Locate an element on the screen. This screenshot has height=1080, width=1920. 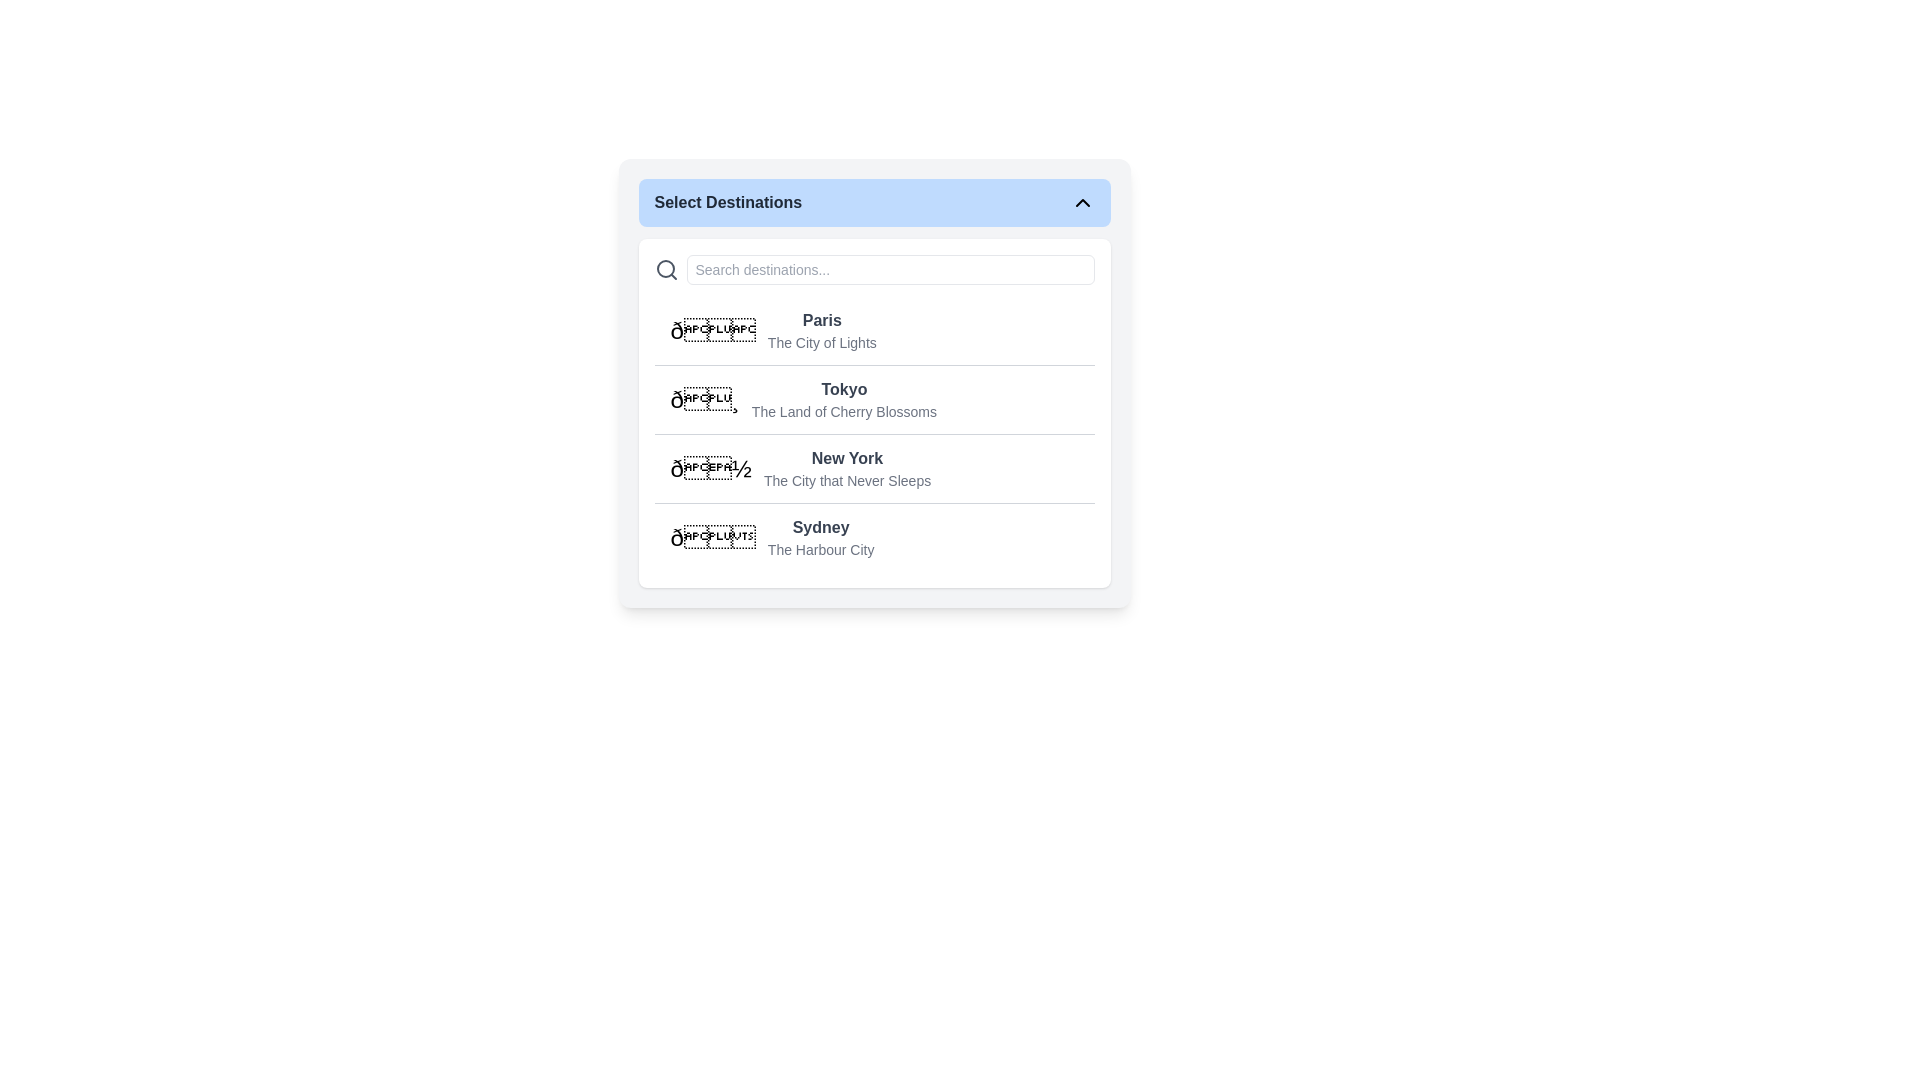
the list item containing the bolded text 'Tokyo' and the smaller text 'The Land of Cherry Blossoms' is located at coordinates (874, 399).